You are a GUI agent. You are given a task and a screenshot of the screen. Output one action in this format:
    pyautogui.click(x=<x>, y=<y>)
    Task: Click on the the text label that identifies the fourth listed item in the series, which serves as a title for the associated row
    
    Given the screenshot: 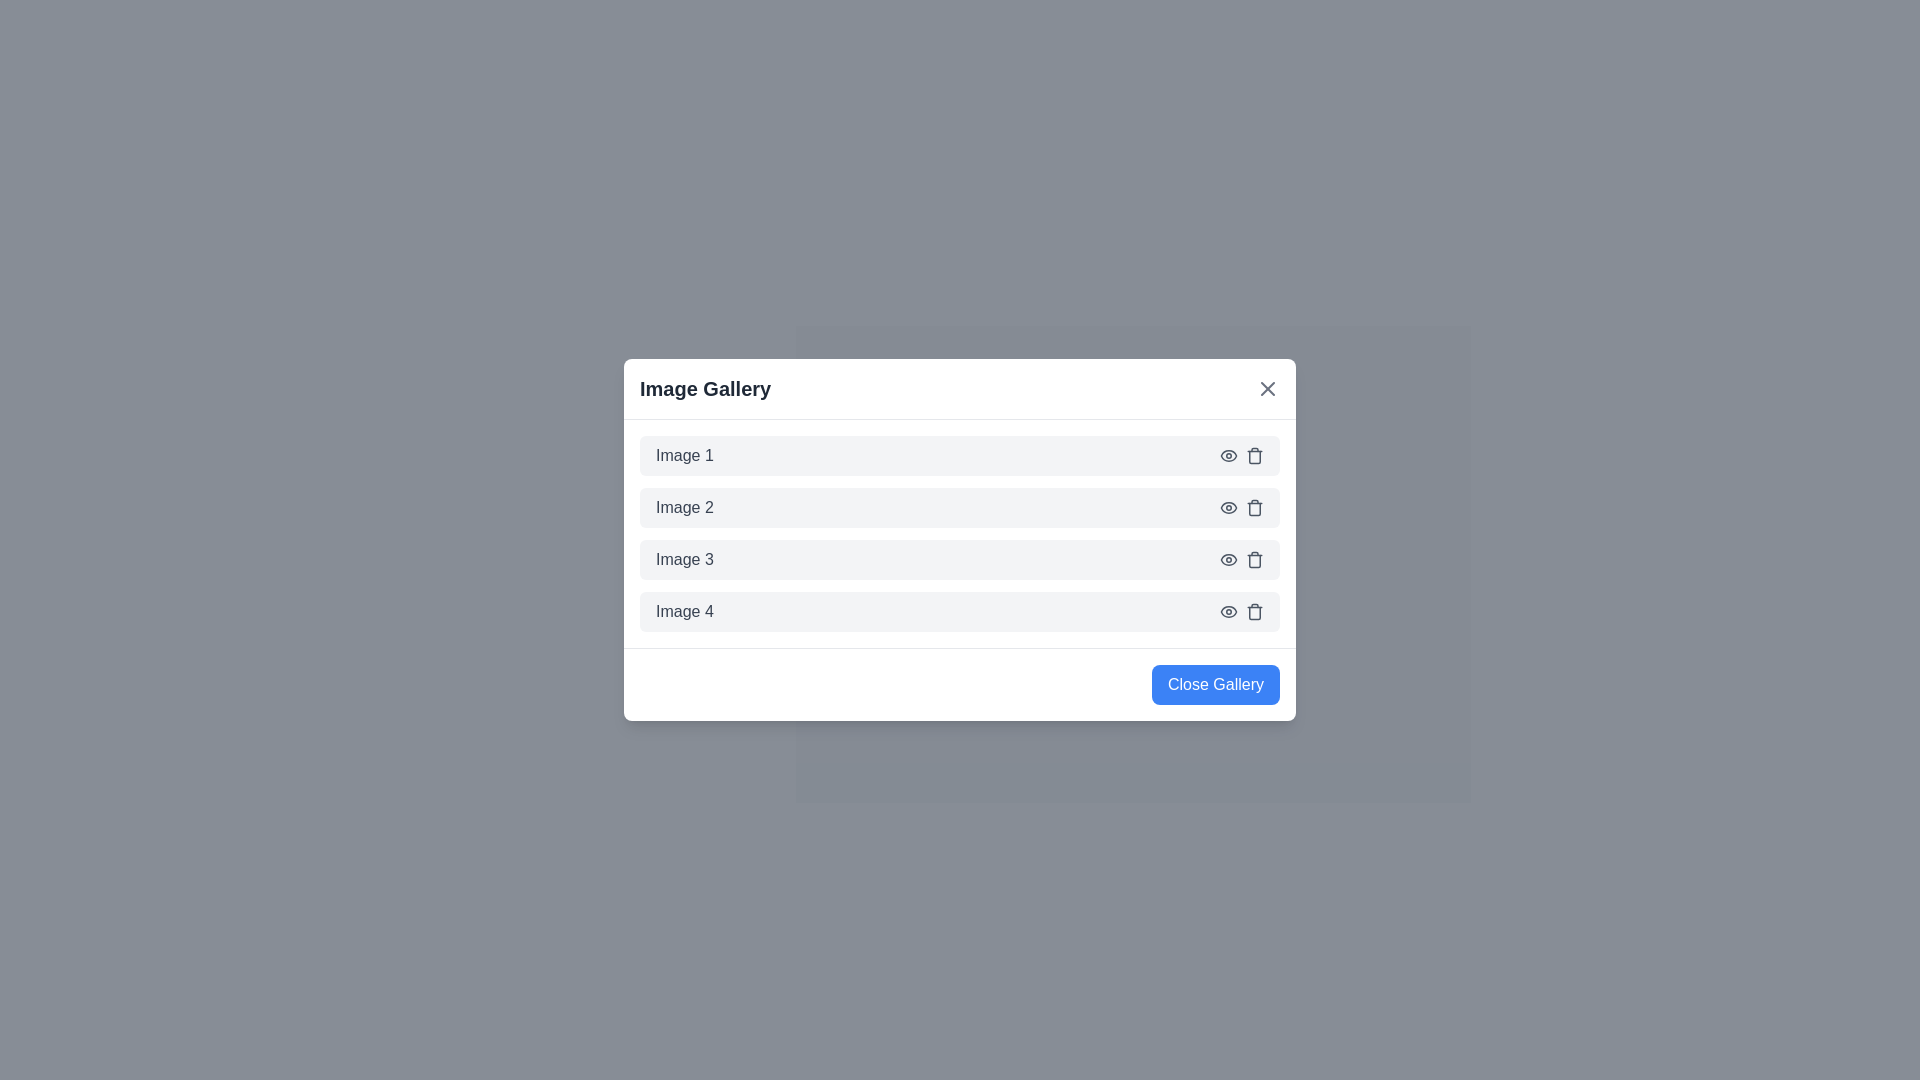 What is the action you would take?
    pyautogui.click(x=684, y=611)
    